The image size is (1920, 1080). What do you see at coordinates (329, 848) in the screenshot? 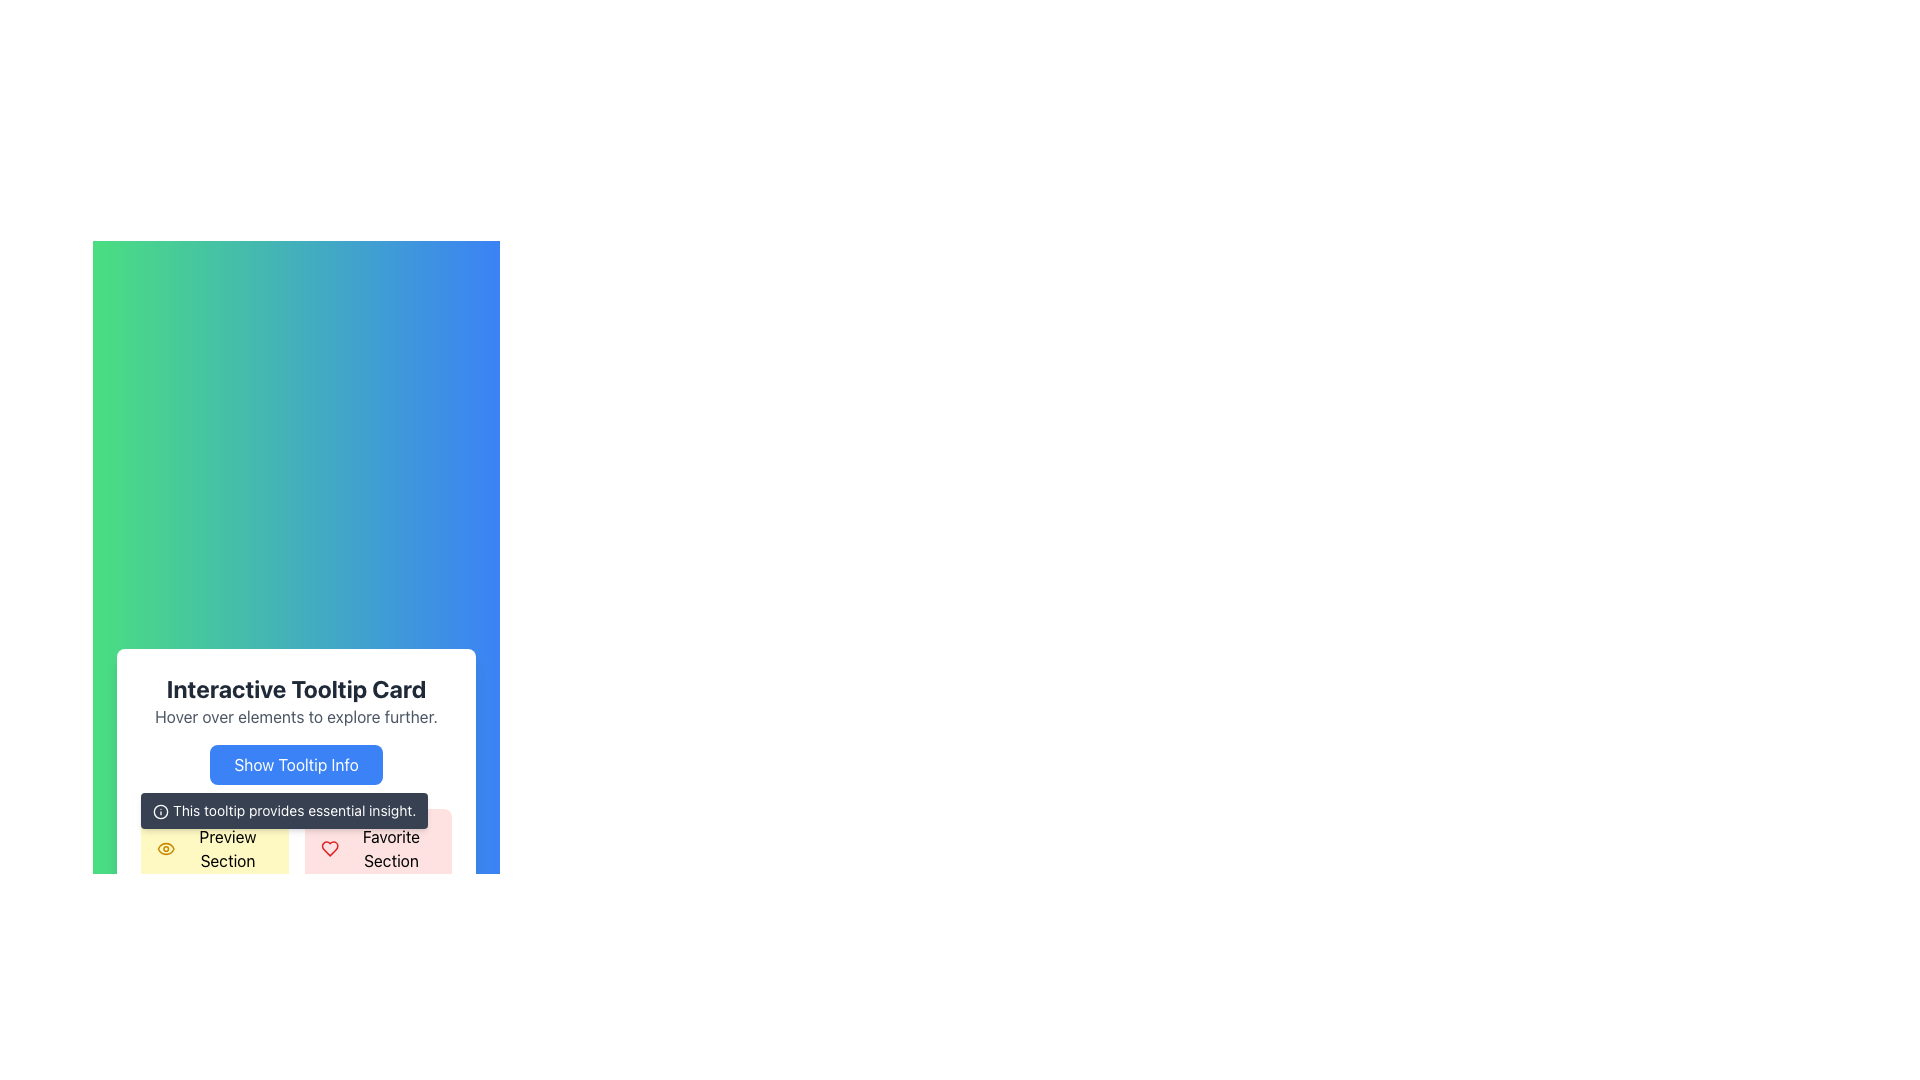
I see `the heart icon representing the 'Favorite Section' of the interface, which visually indicates the functionality related to favoriting or liking` at bounding box center [329, 848].